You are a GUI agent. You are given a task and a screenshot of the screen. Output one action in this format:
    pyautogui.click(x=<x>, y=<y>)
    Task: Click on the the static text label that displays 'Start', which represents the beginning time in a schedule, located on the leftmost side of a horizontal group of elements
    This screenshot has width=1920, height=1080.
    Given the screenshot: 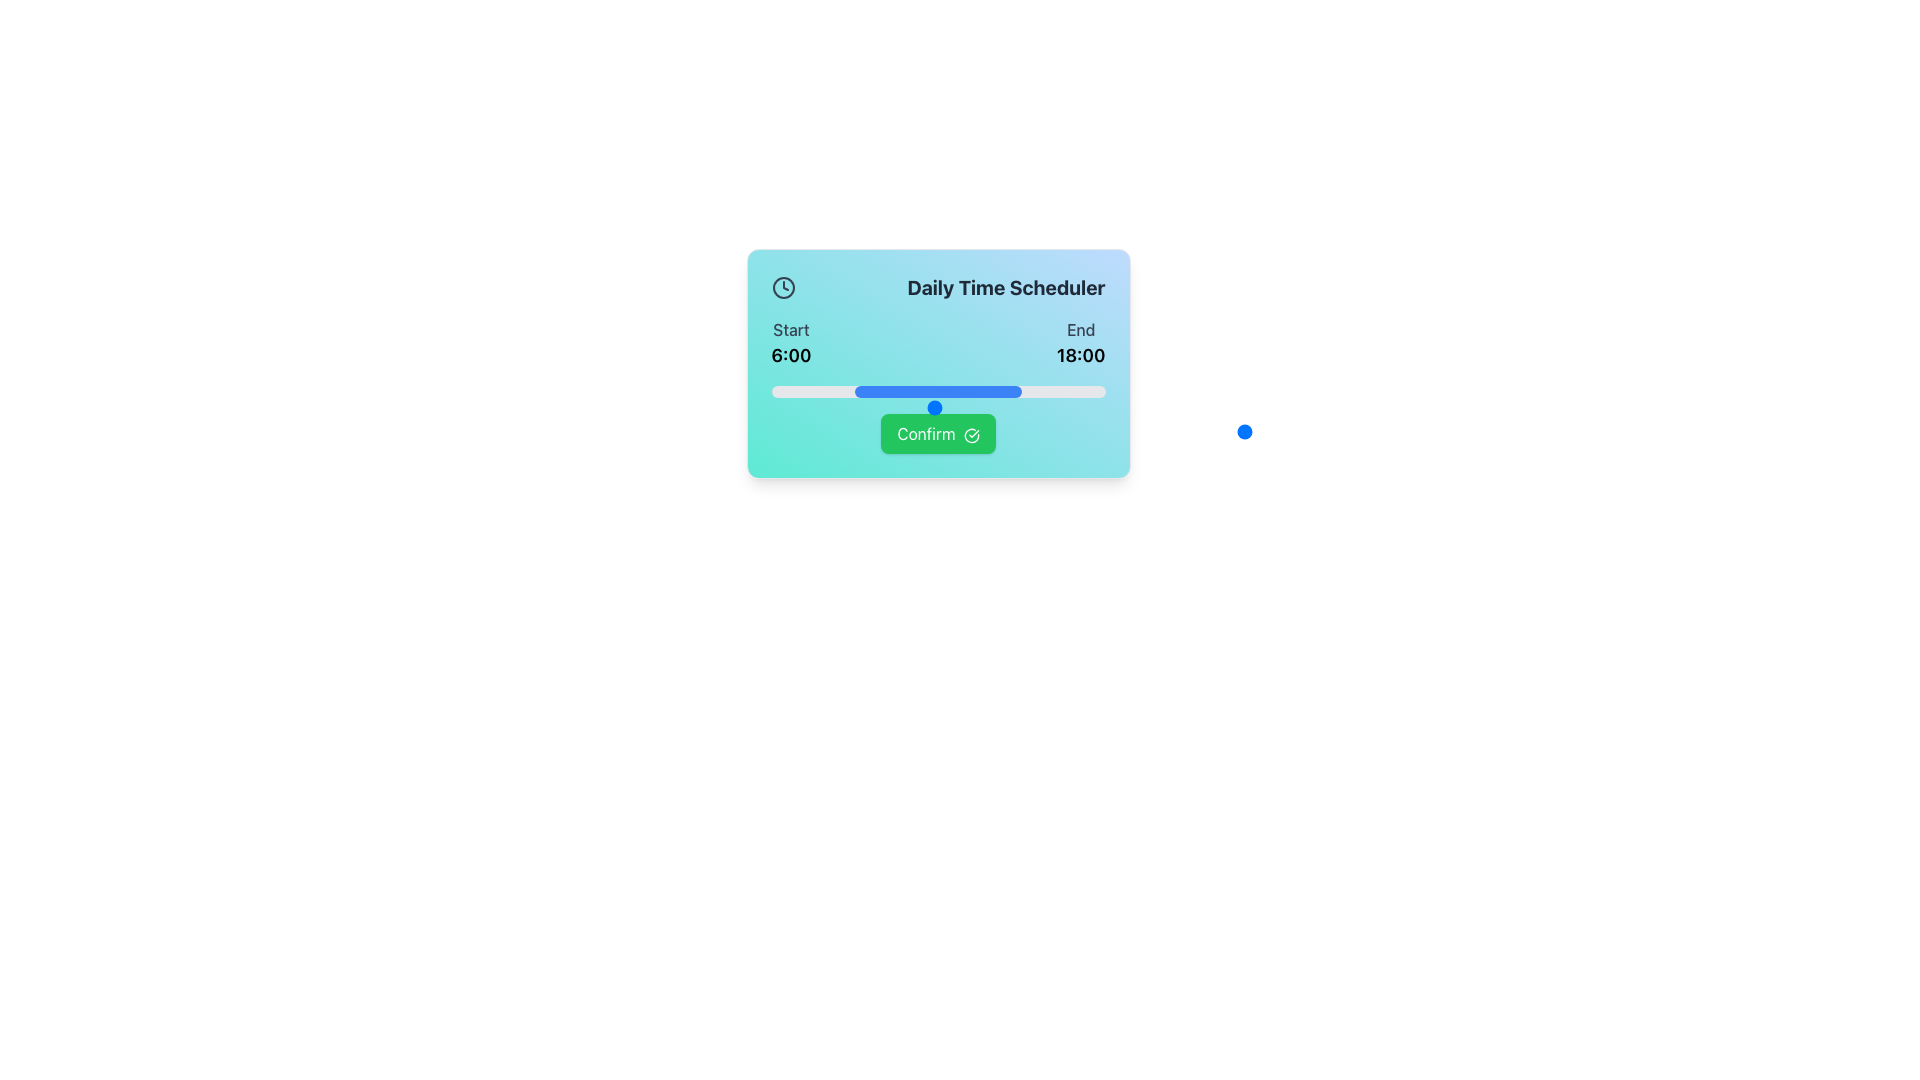 What is the action you would take?
    pyautogui.click(x=790, y=342)
    